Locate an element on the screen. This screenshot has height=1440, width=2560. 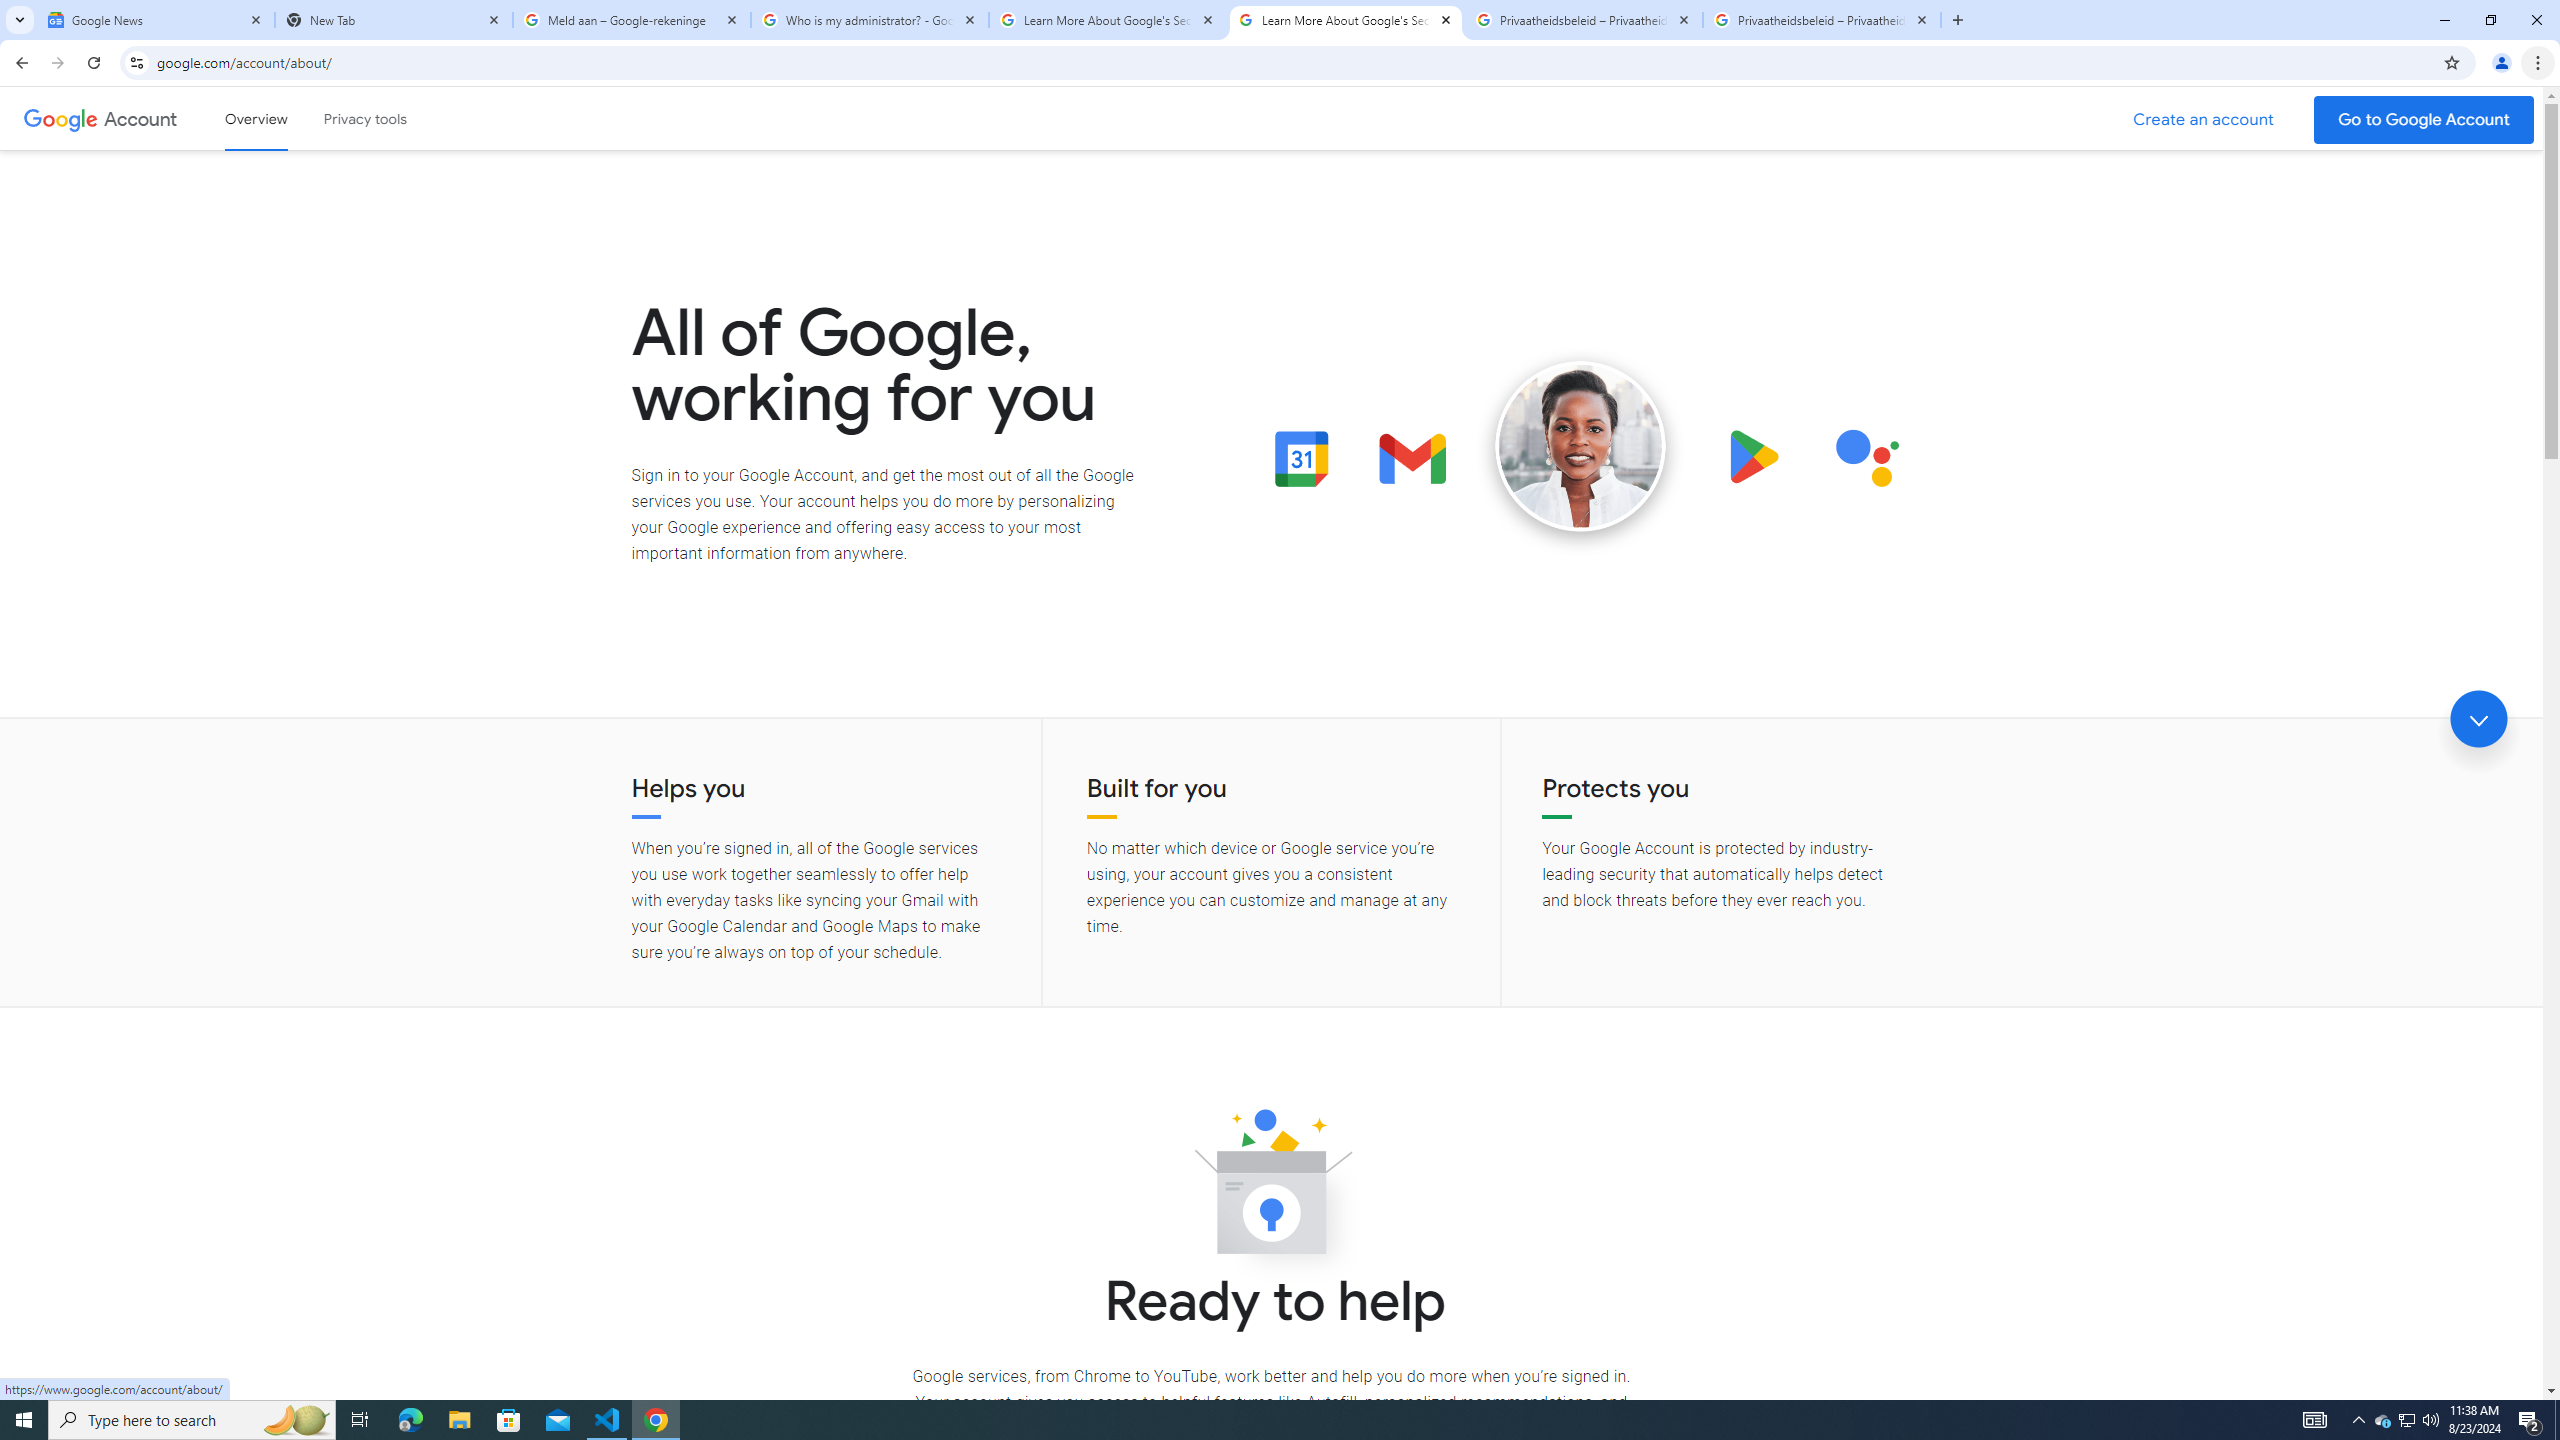
'Google logo' is located at coordinates (60, 118).